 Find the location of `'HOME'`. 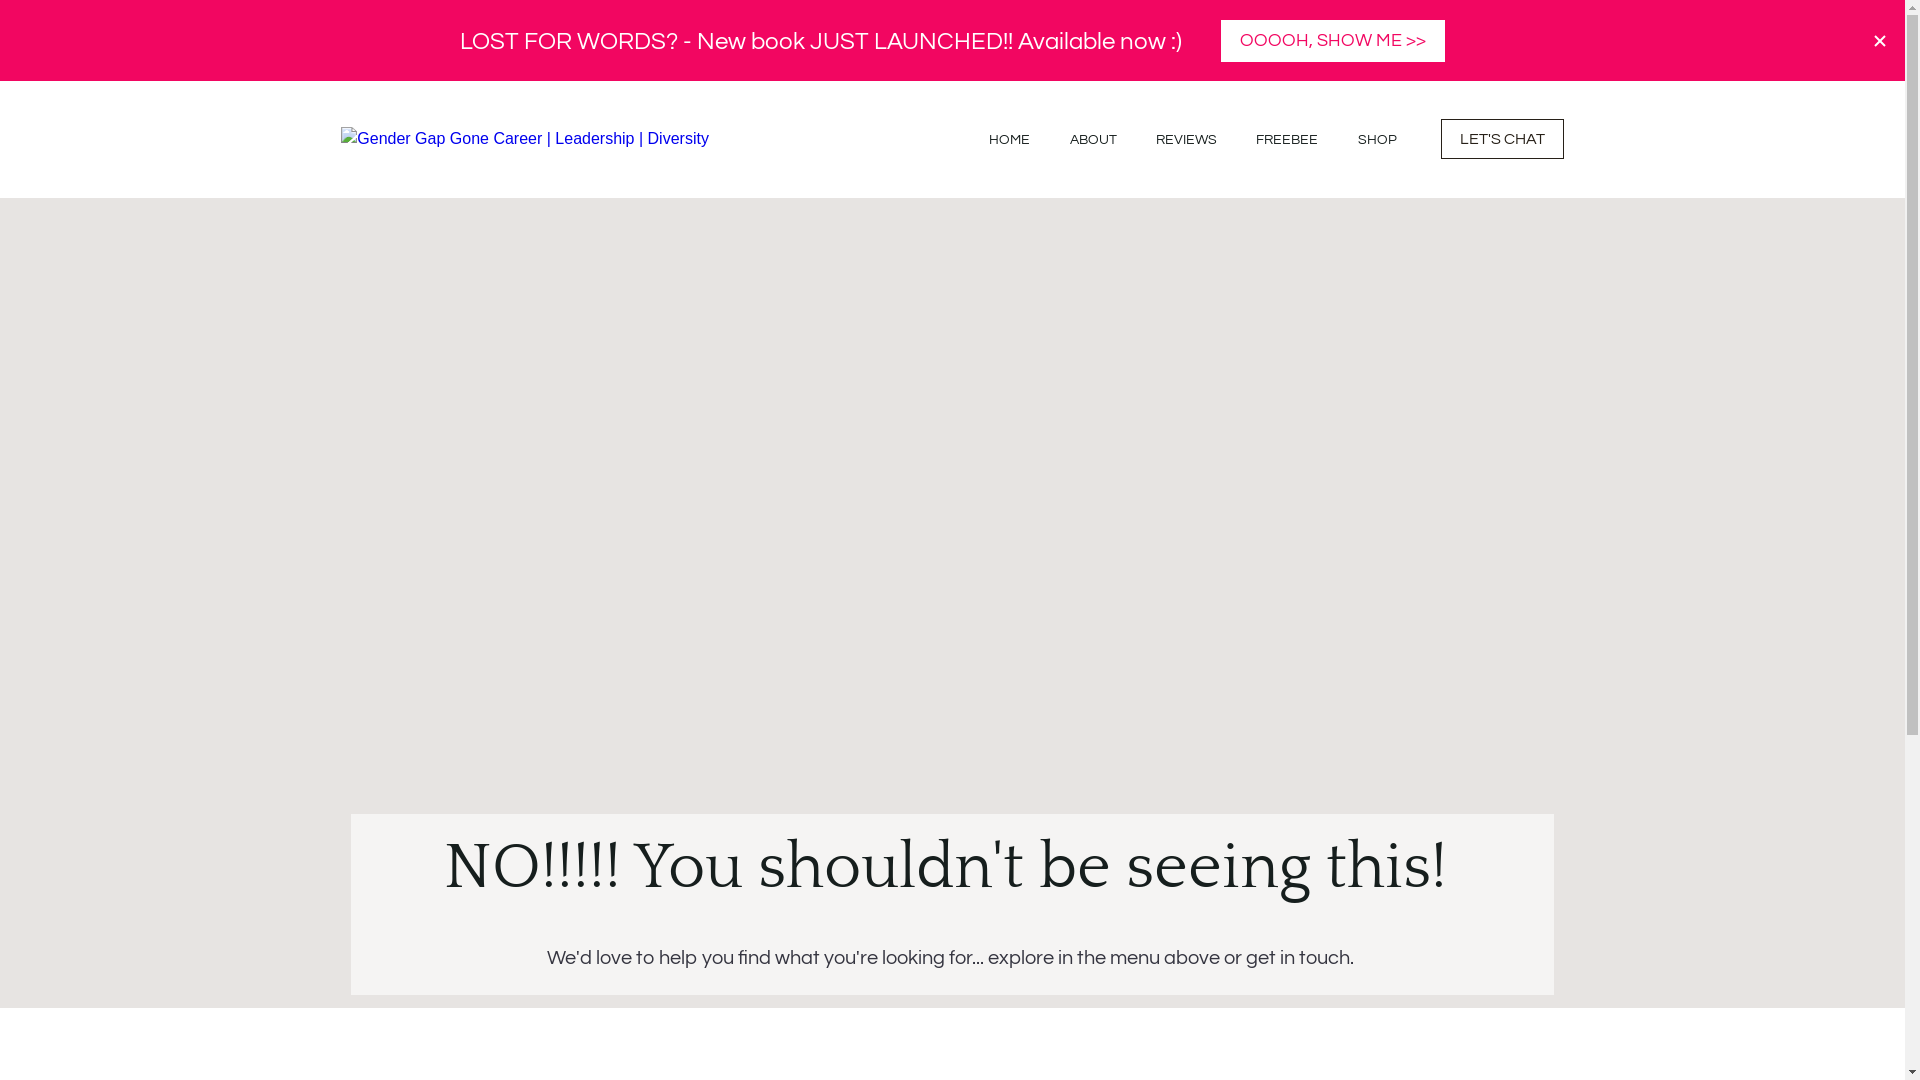

'HOME' is located at coordinates (1009, 138).